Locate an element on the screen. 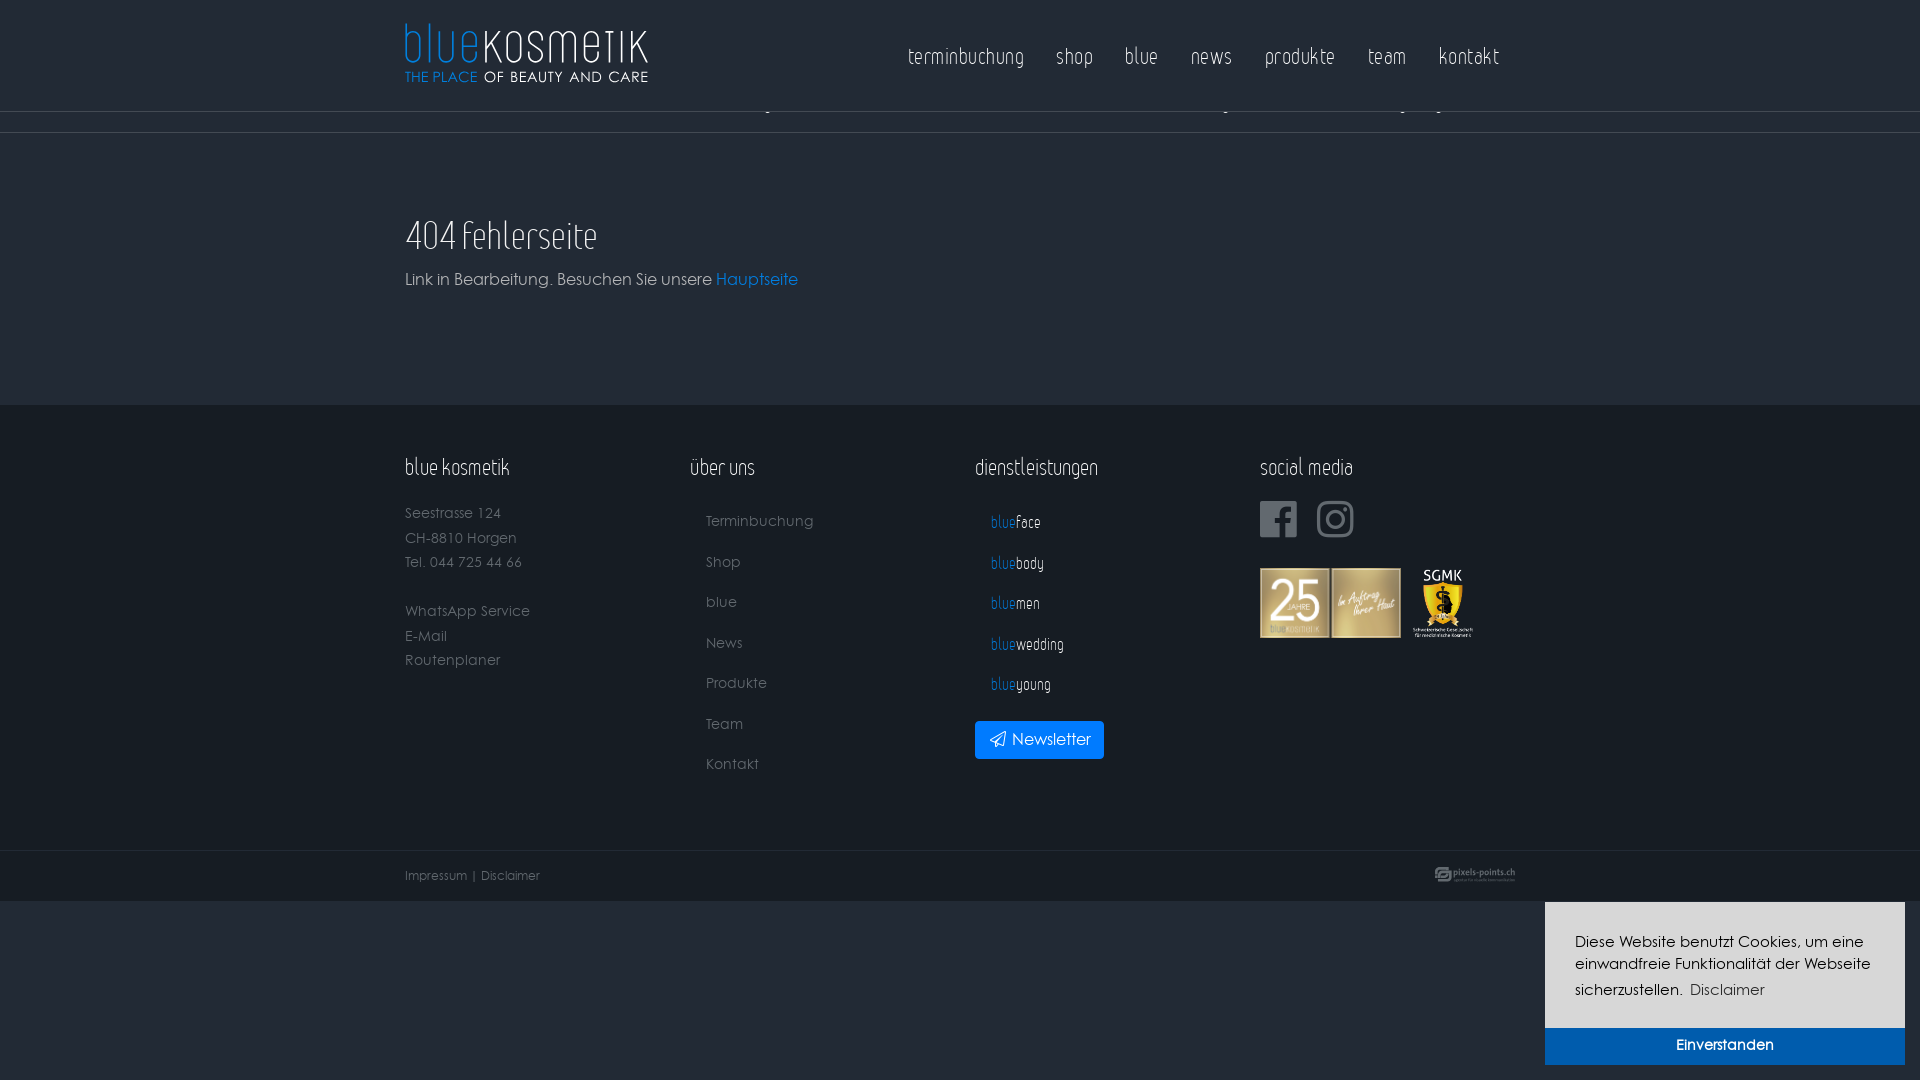  'shop' is located at coordinates (1073, 55).